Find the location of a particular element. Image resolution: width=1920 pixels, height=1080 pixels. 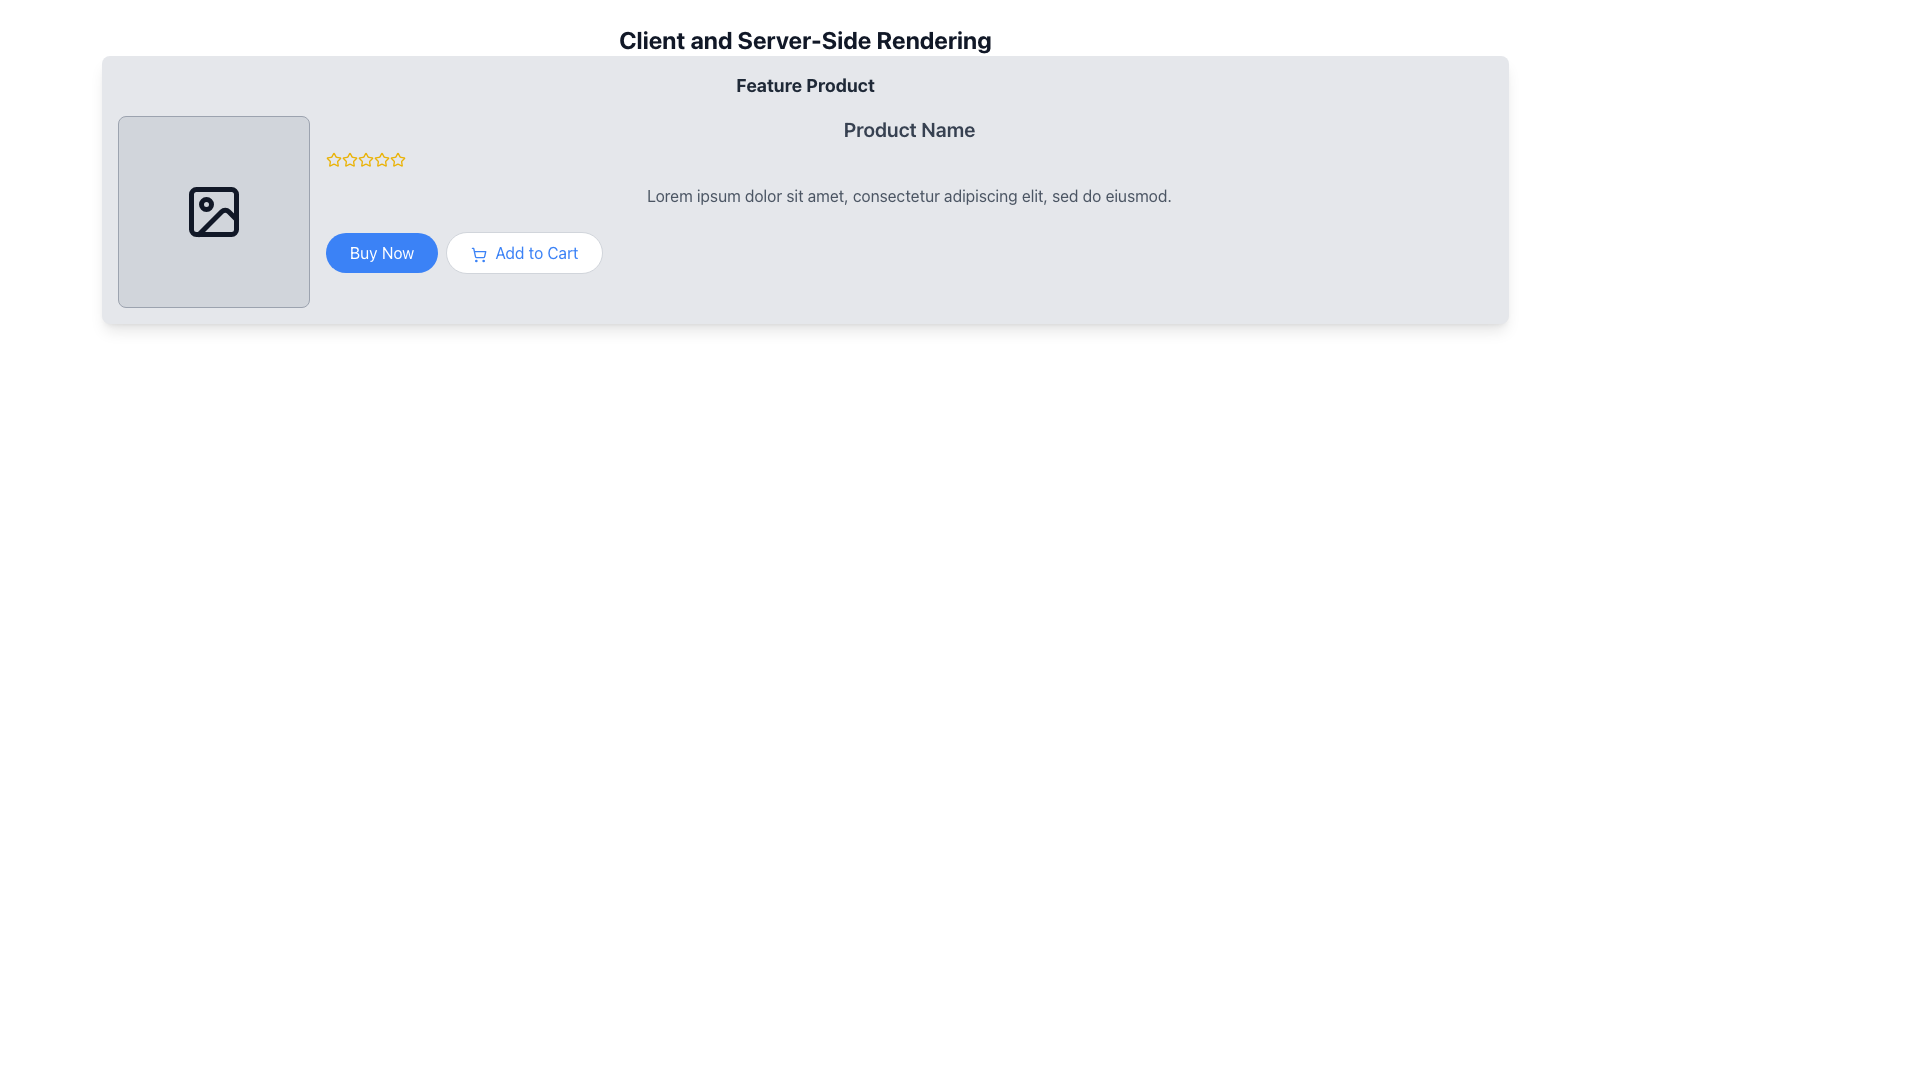

the square with rounded corners inside the SVG image located in the left pane of the product display section is located at coordinates (214, 212).